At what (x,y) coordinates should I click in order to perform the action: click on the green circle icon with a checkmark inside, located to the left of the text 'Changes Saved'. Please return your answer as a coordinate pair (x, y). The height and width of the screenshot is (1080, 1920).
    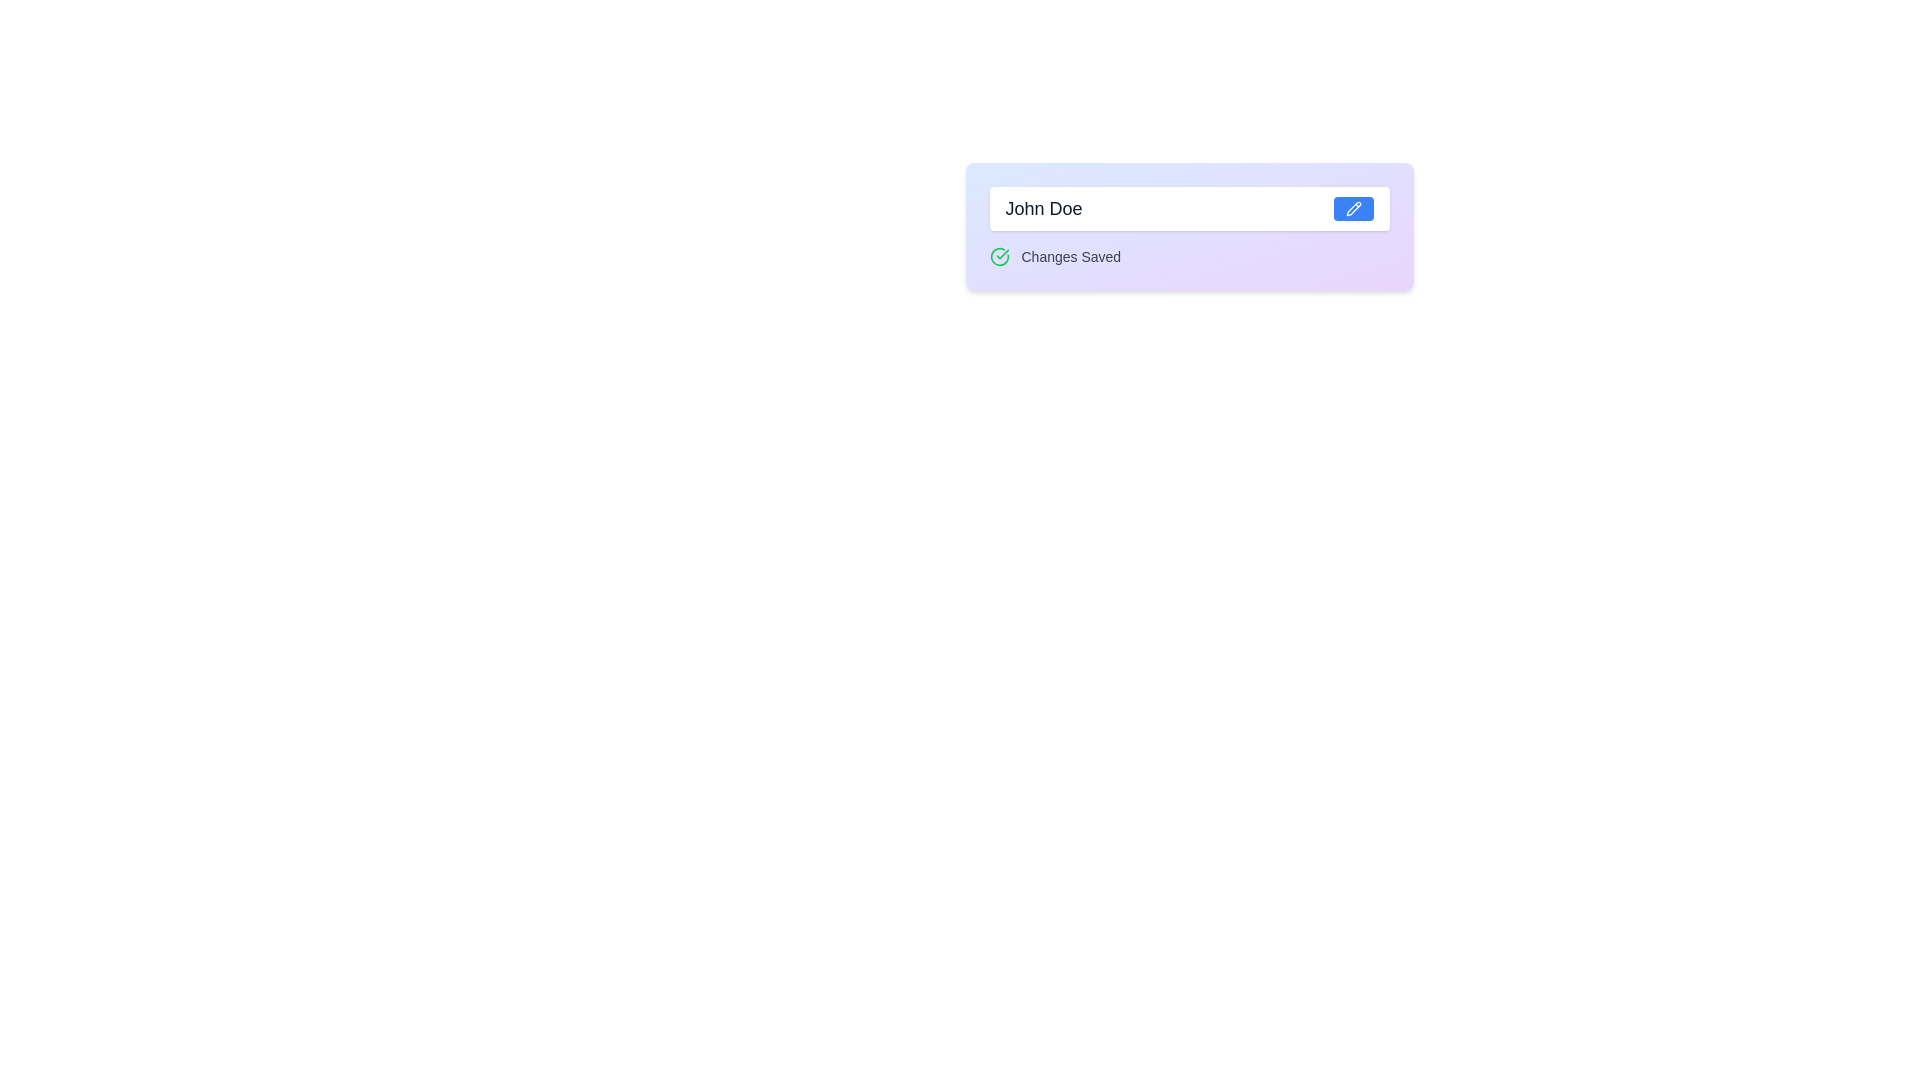
    Looking at the image, I should click on (999, 256).